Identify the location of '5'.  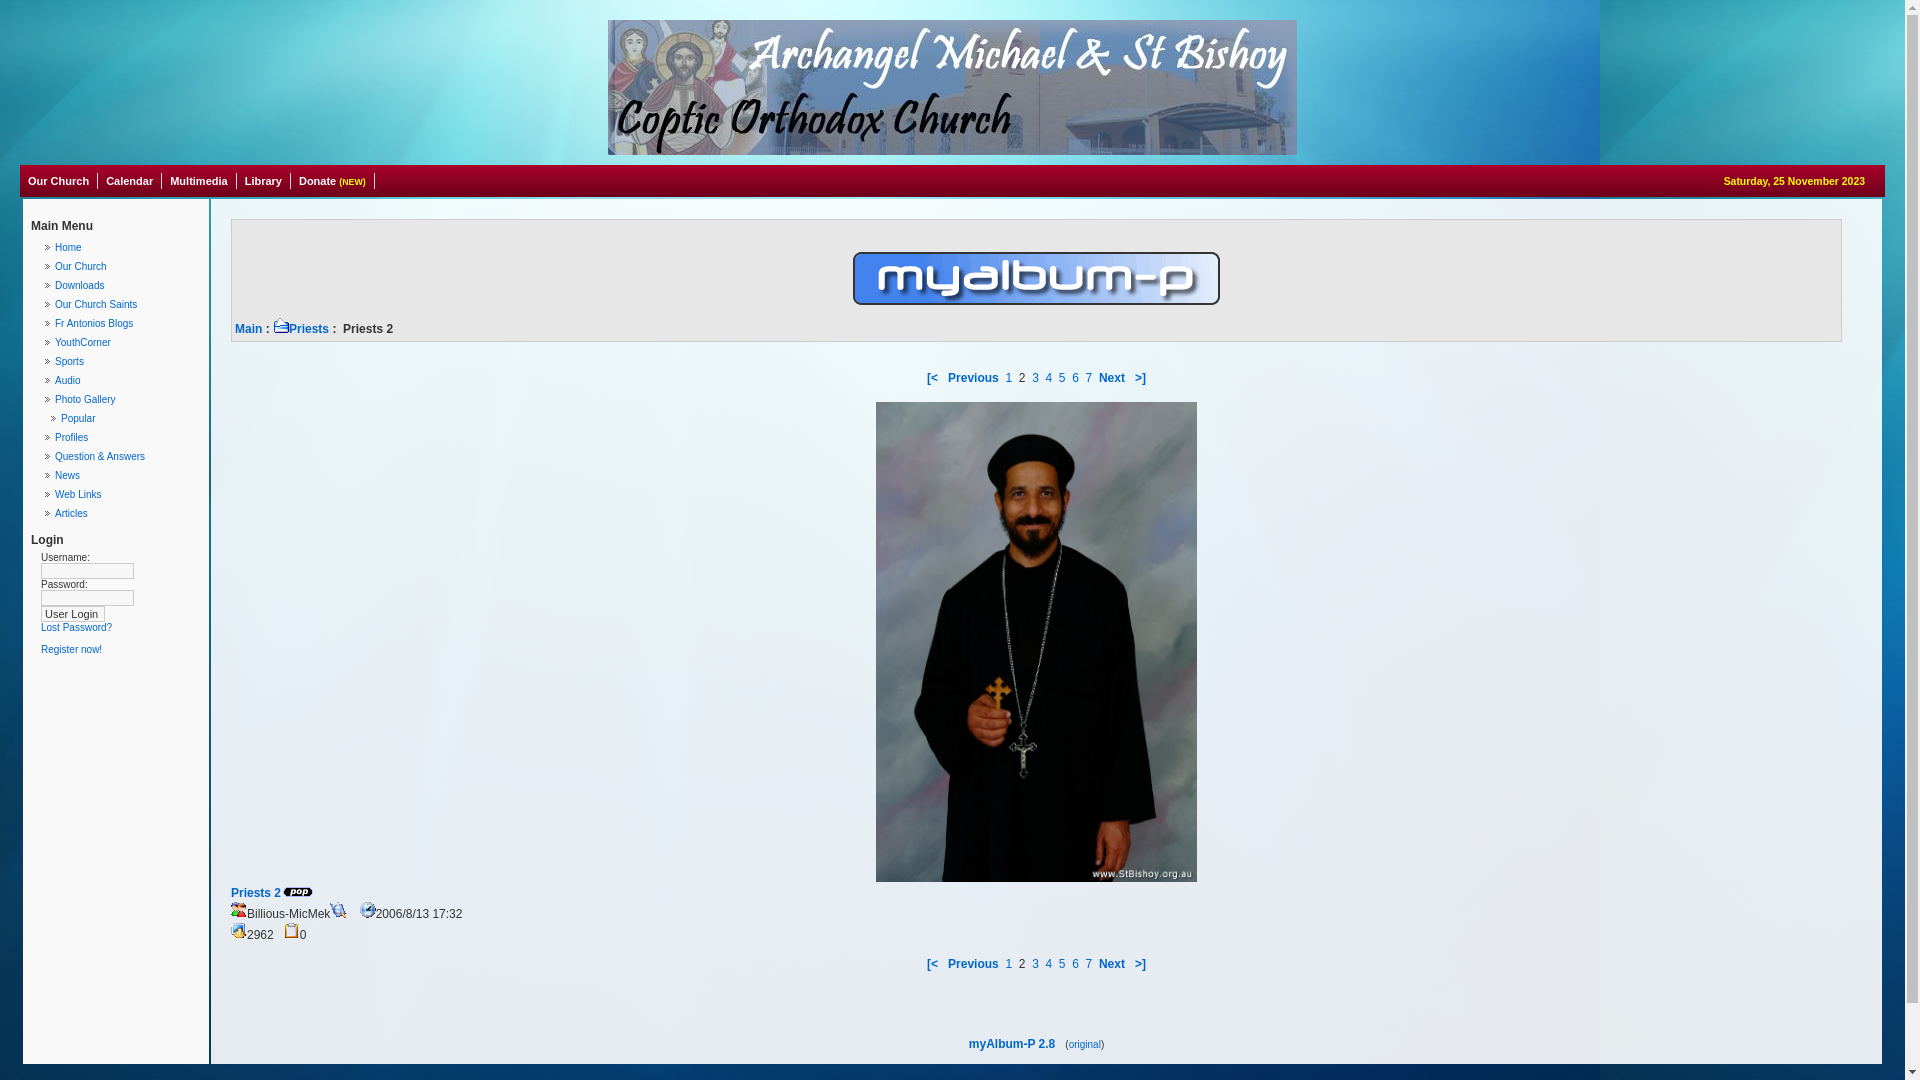
(1061, 378).